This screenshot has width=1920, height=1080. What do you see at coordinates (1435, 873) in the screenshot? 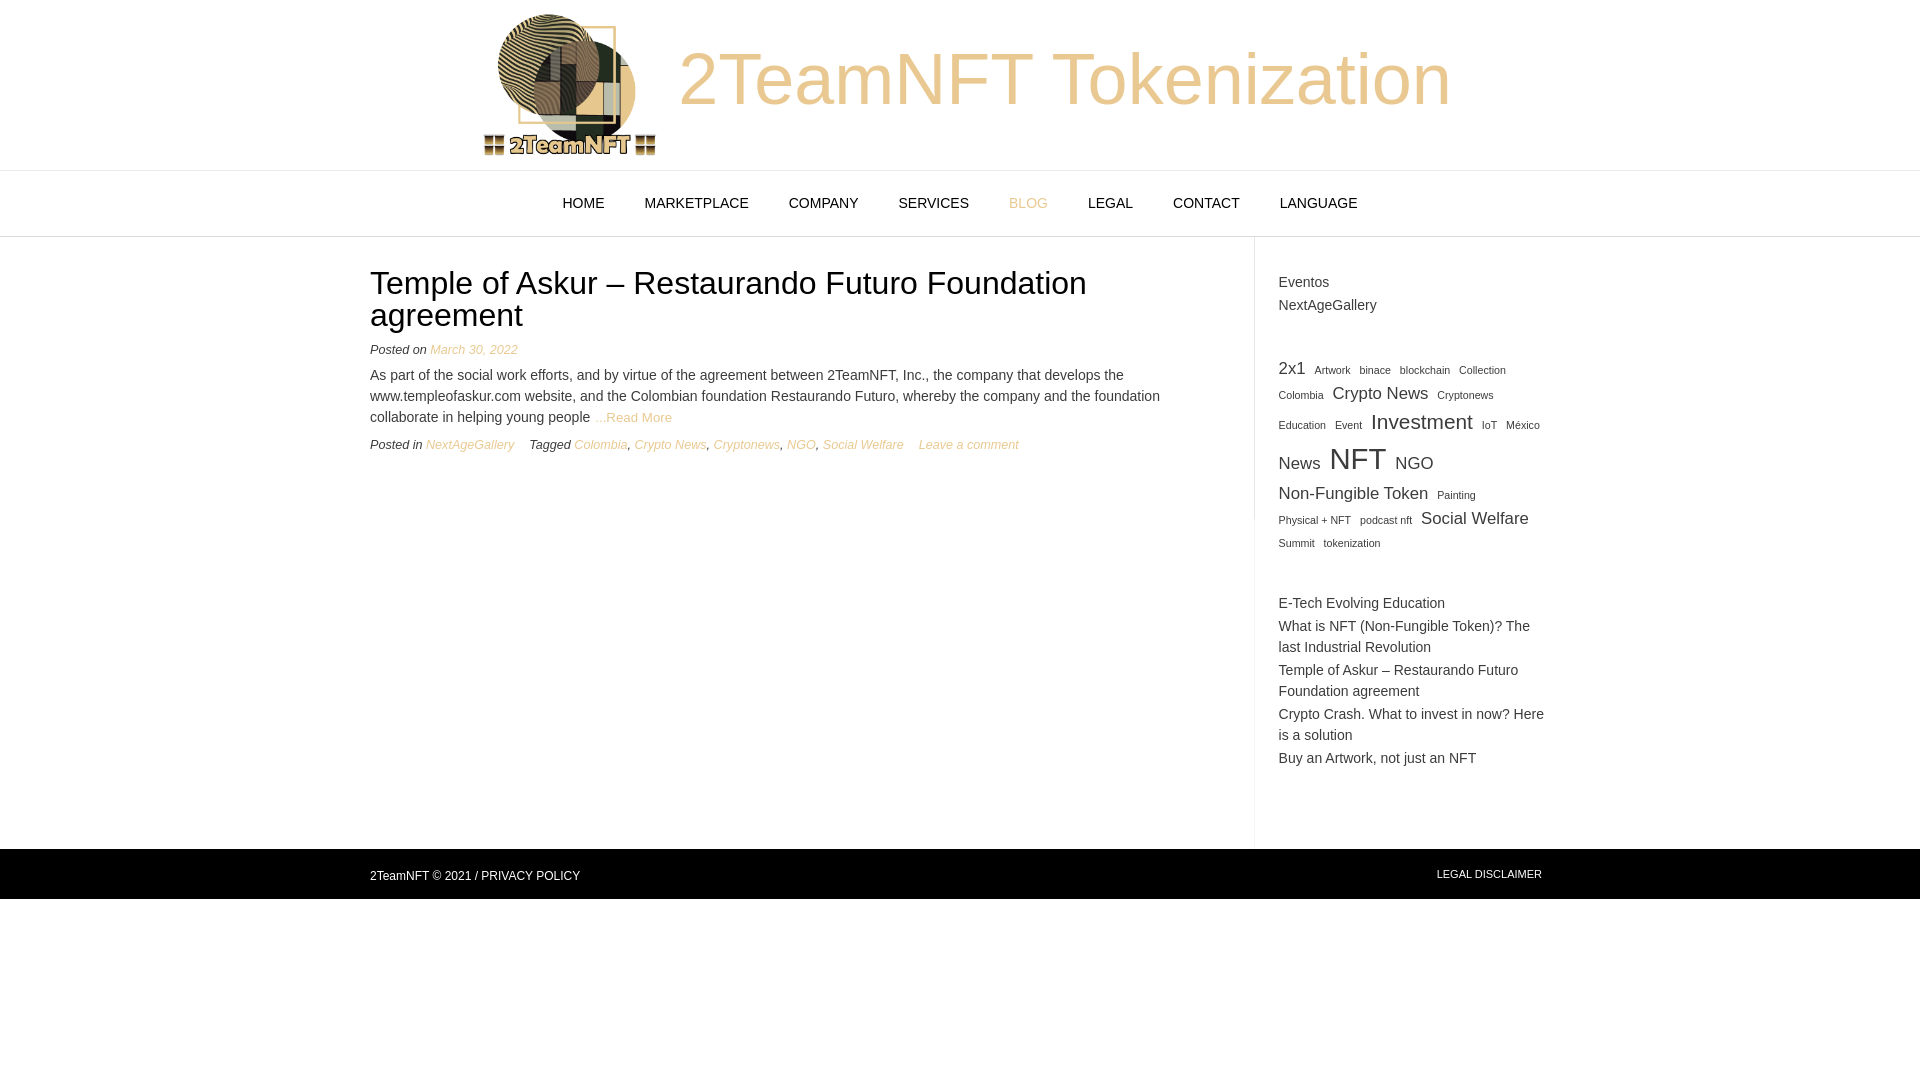
I see `'LEGAL DISCLAIMER'` at bounding box center [1435, 873].